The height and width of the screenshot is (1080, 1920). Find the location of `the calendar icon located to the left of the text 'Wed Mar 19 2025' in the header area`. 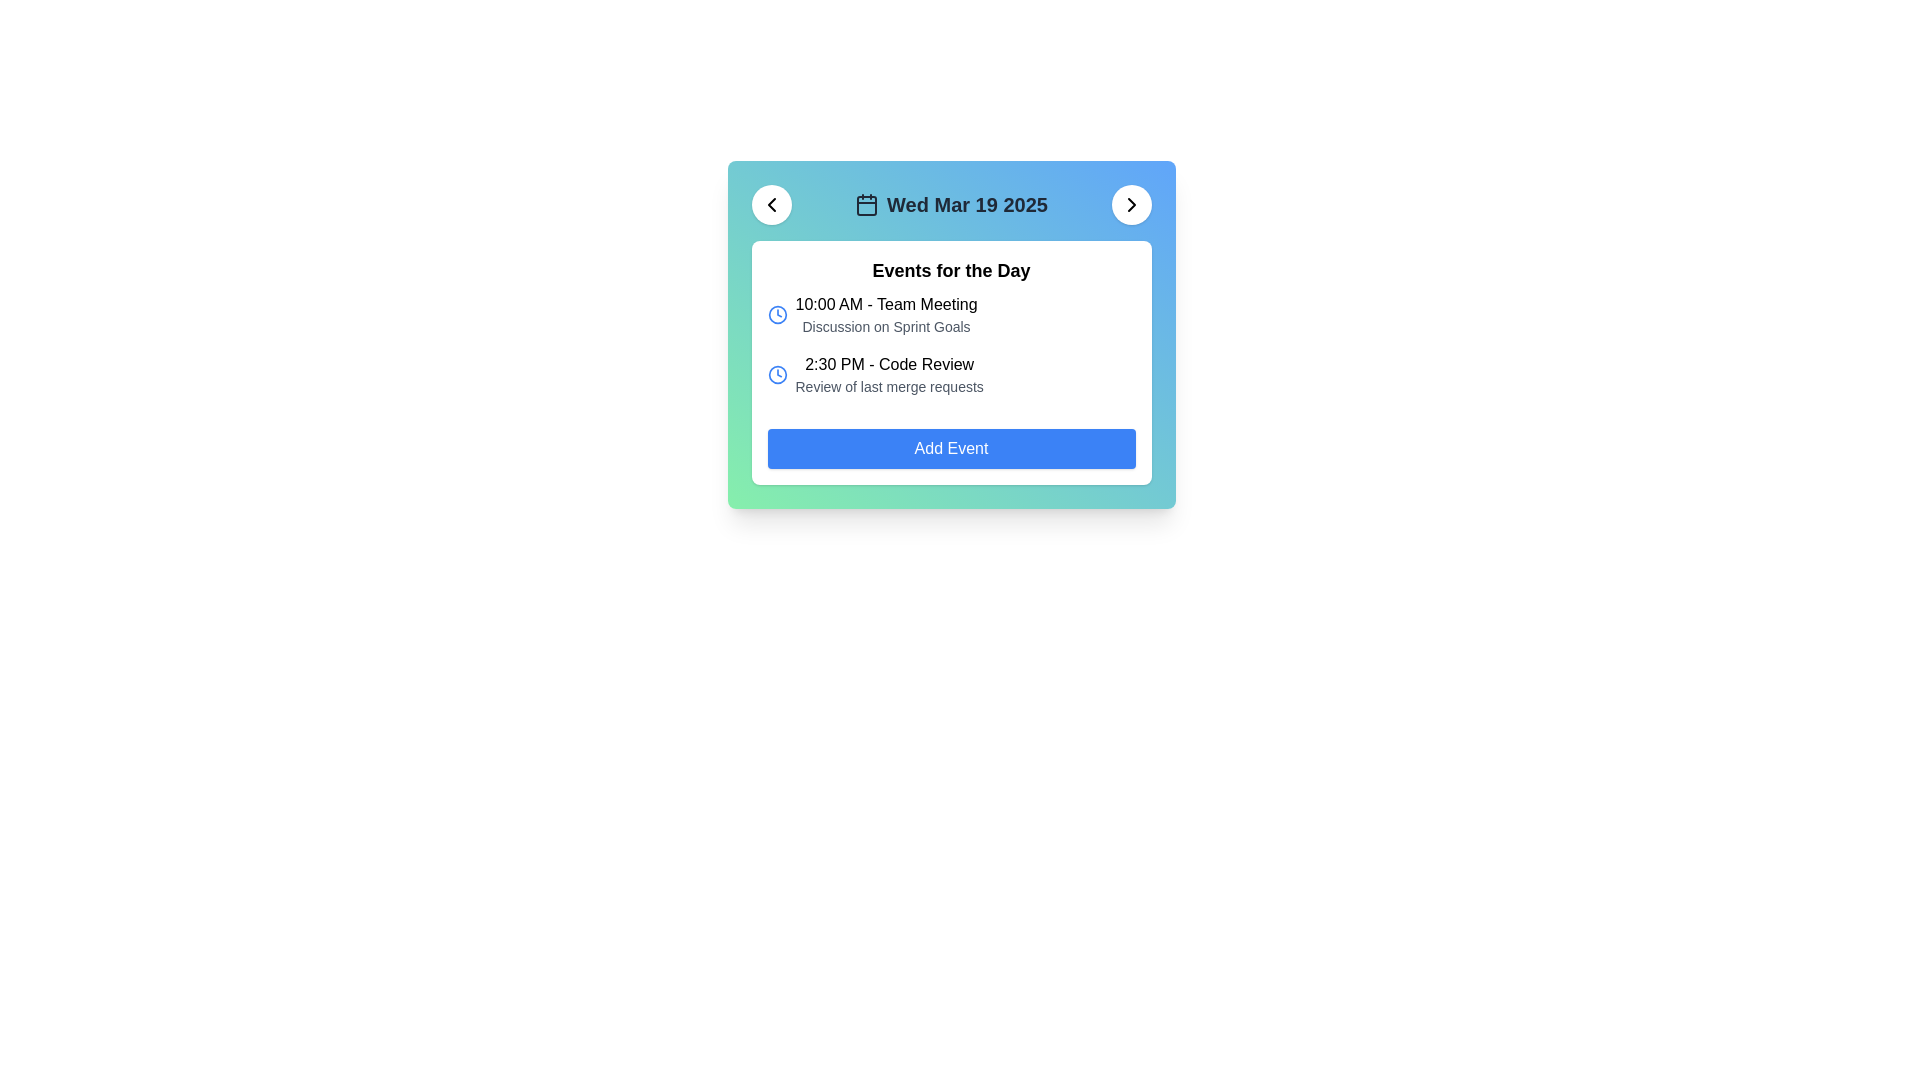

the calendar icon located to the left of the text 'Wed Mar 19 2025' in the header area is located at coordinates (867, 204).